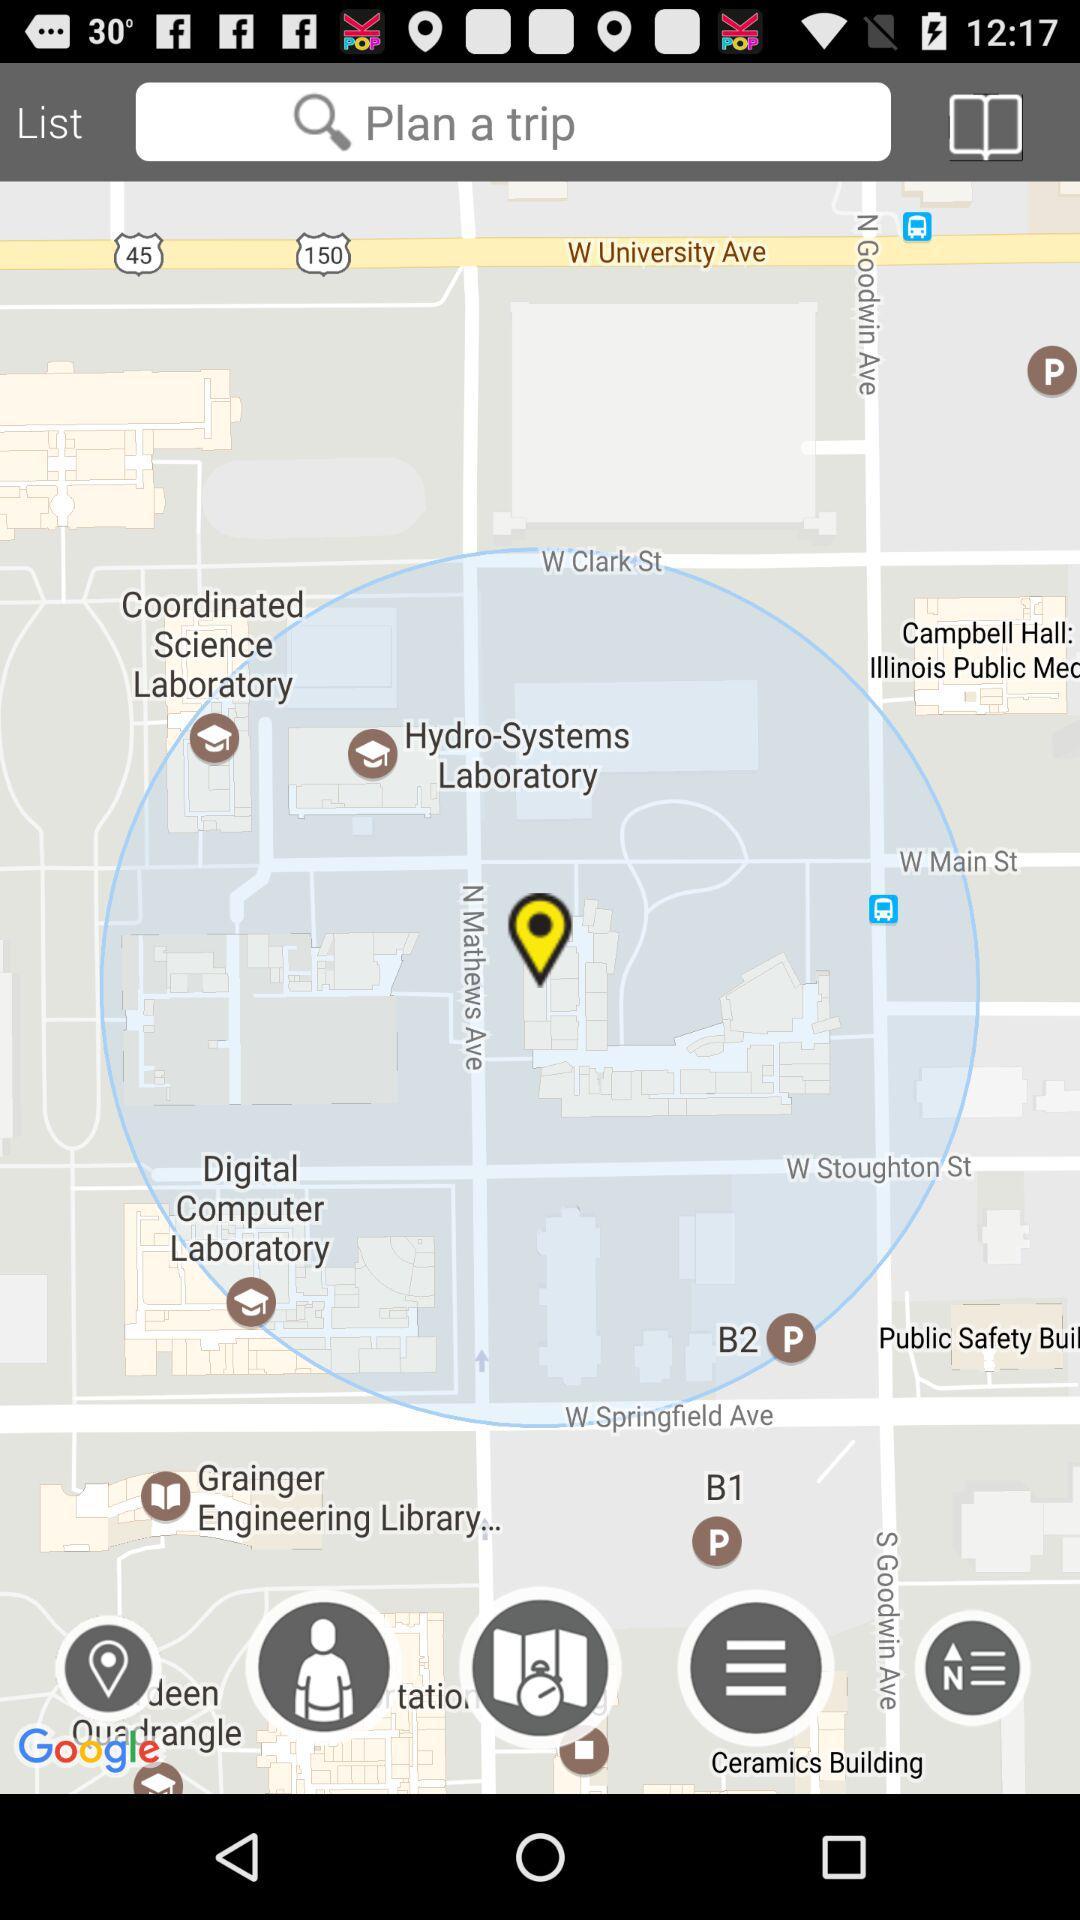 This screenshot has width=1080, height=1920. I want to click on the menu icon, so click(756, 1785).